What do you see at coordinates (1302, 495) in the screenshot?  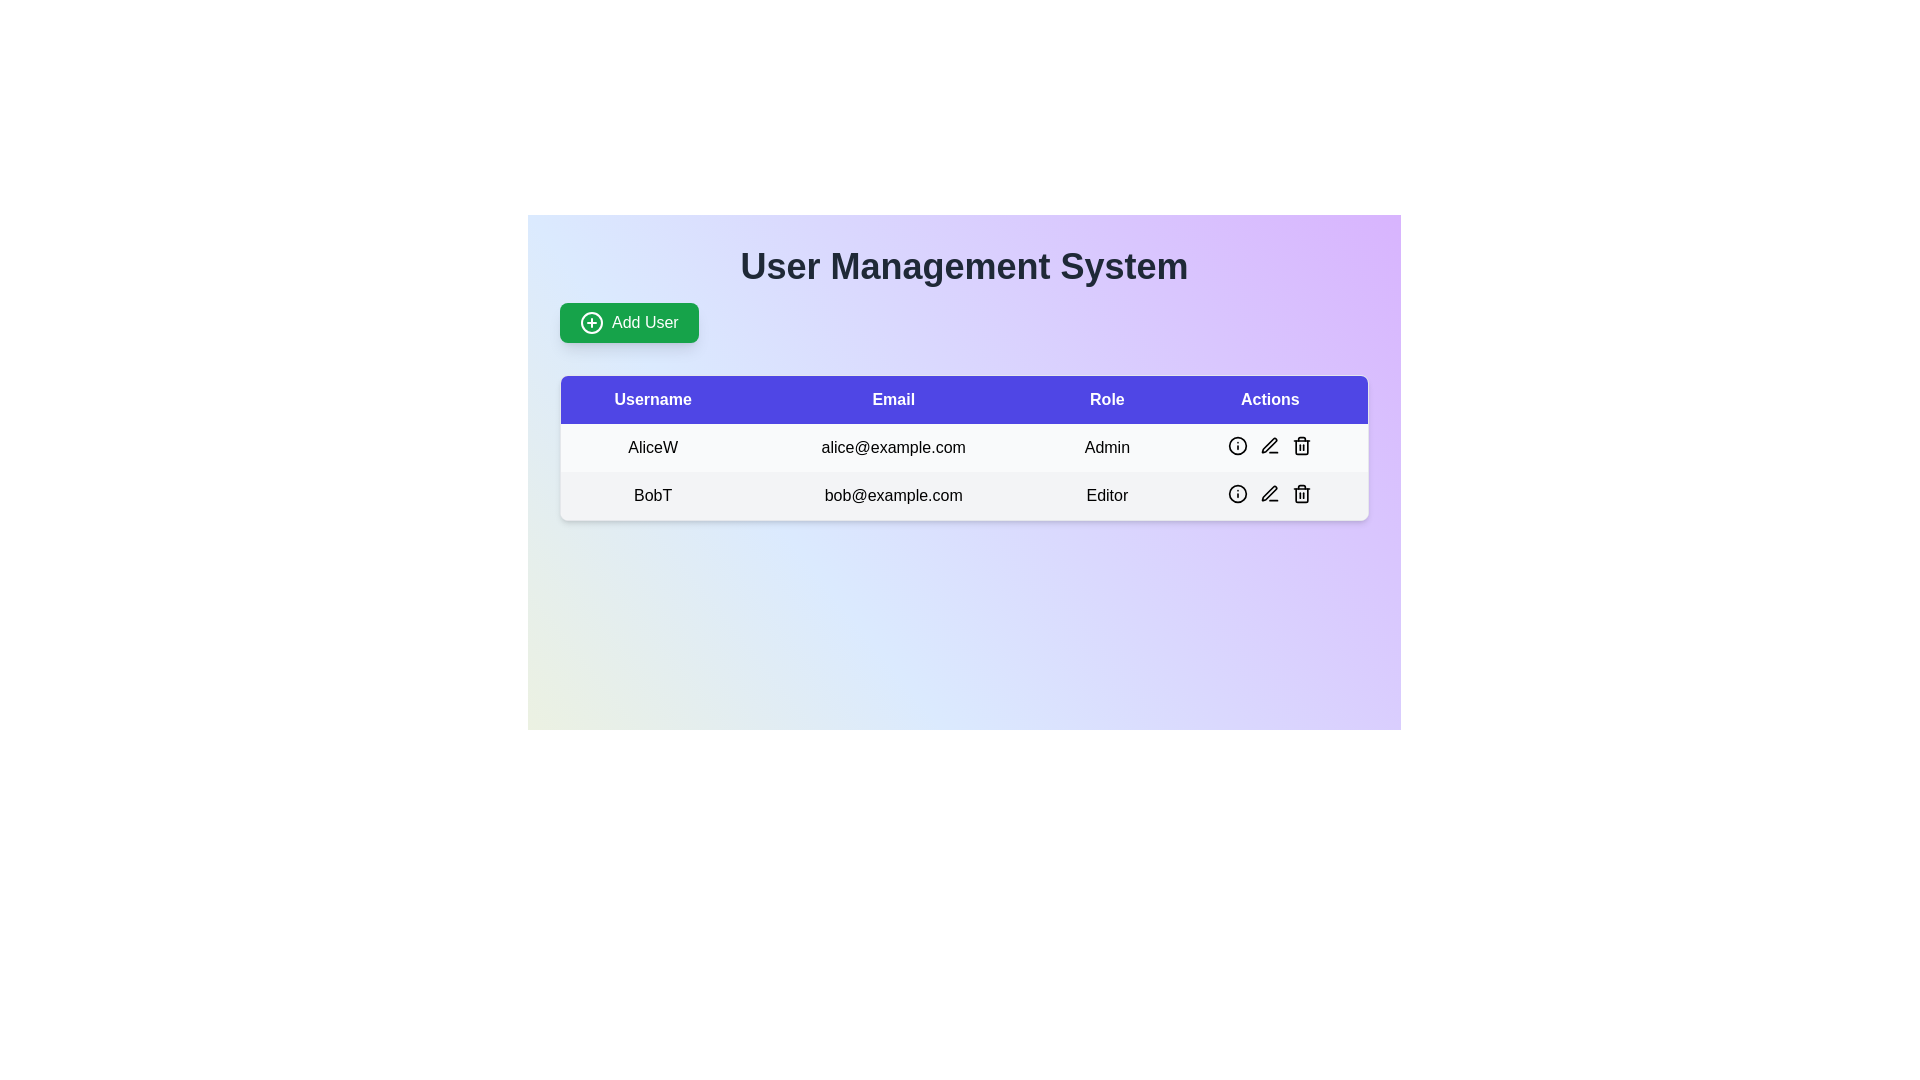 I see `the central outline of the trash can icon located in the 'Actions' column of the second row in the table` at bounding box center [1302, 495].